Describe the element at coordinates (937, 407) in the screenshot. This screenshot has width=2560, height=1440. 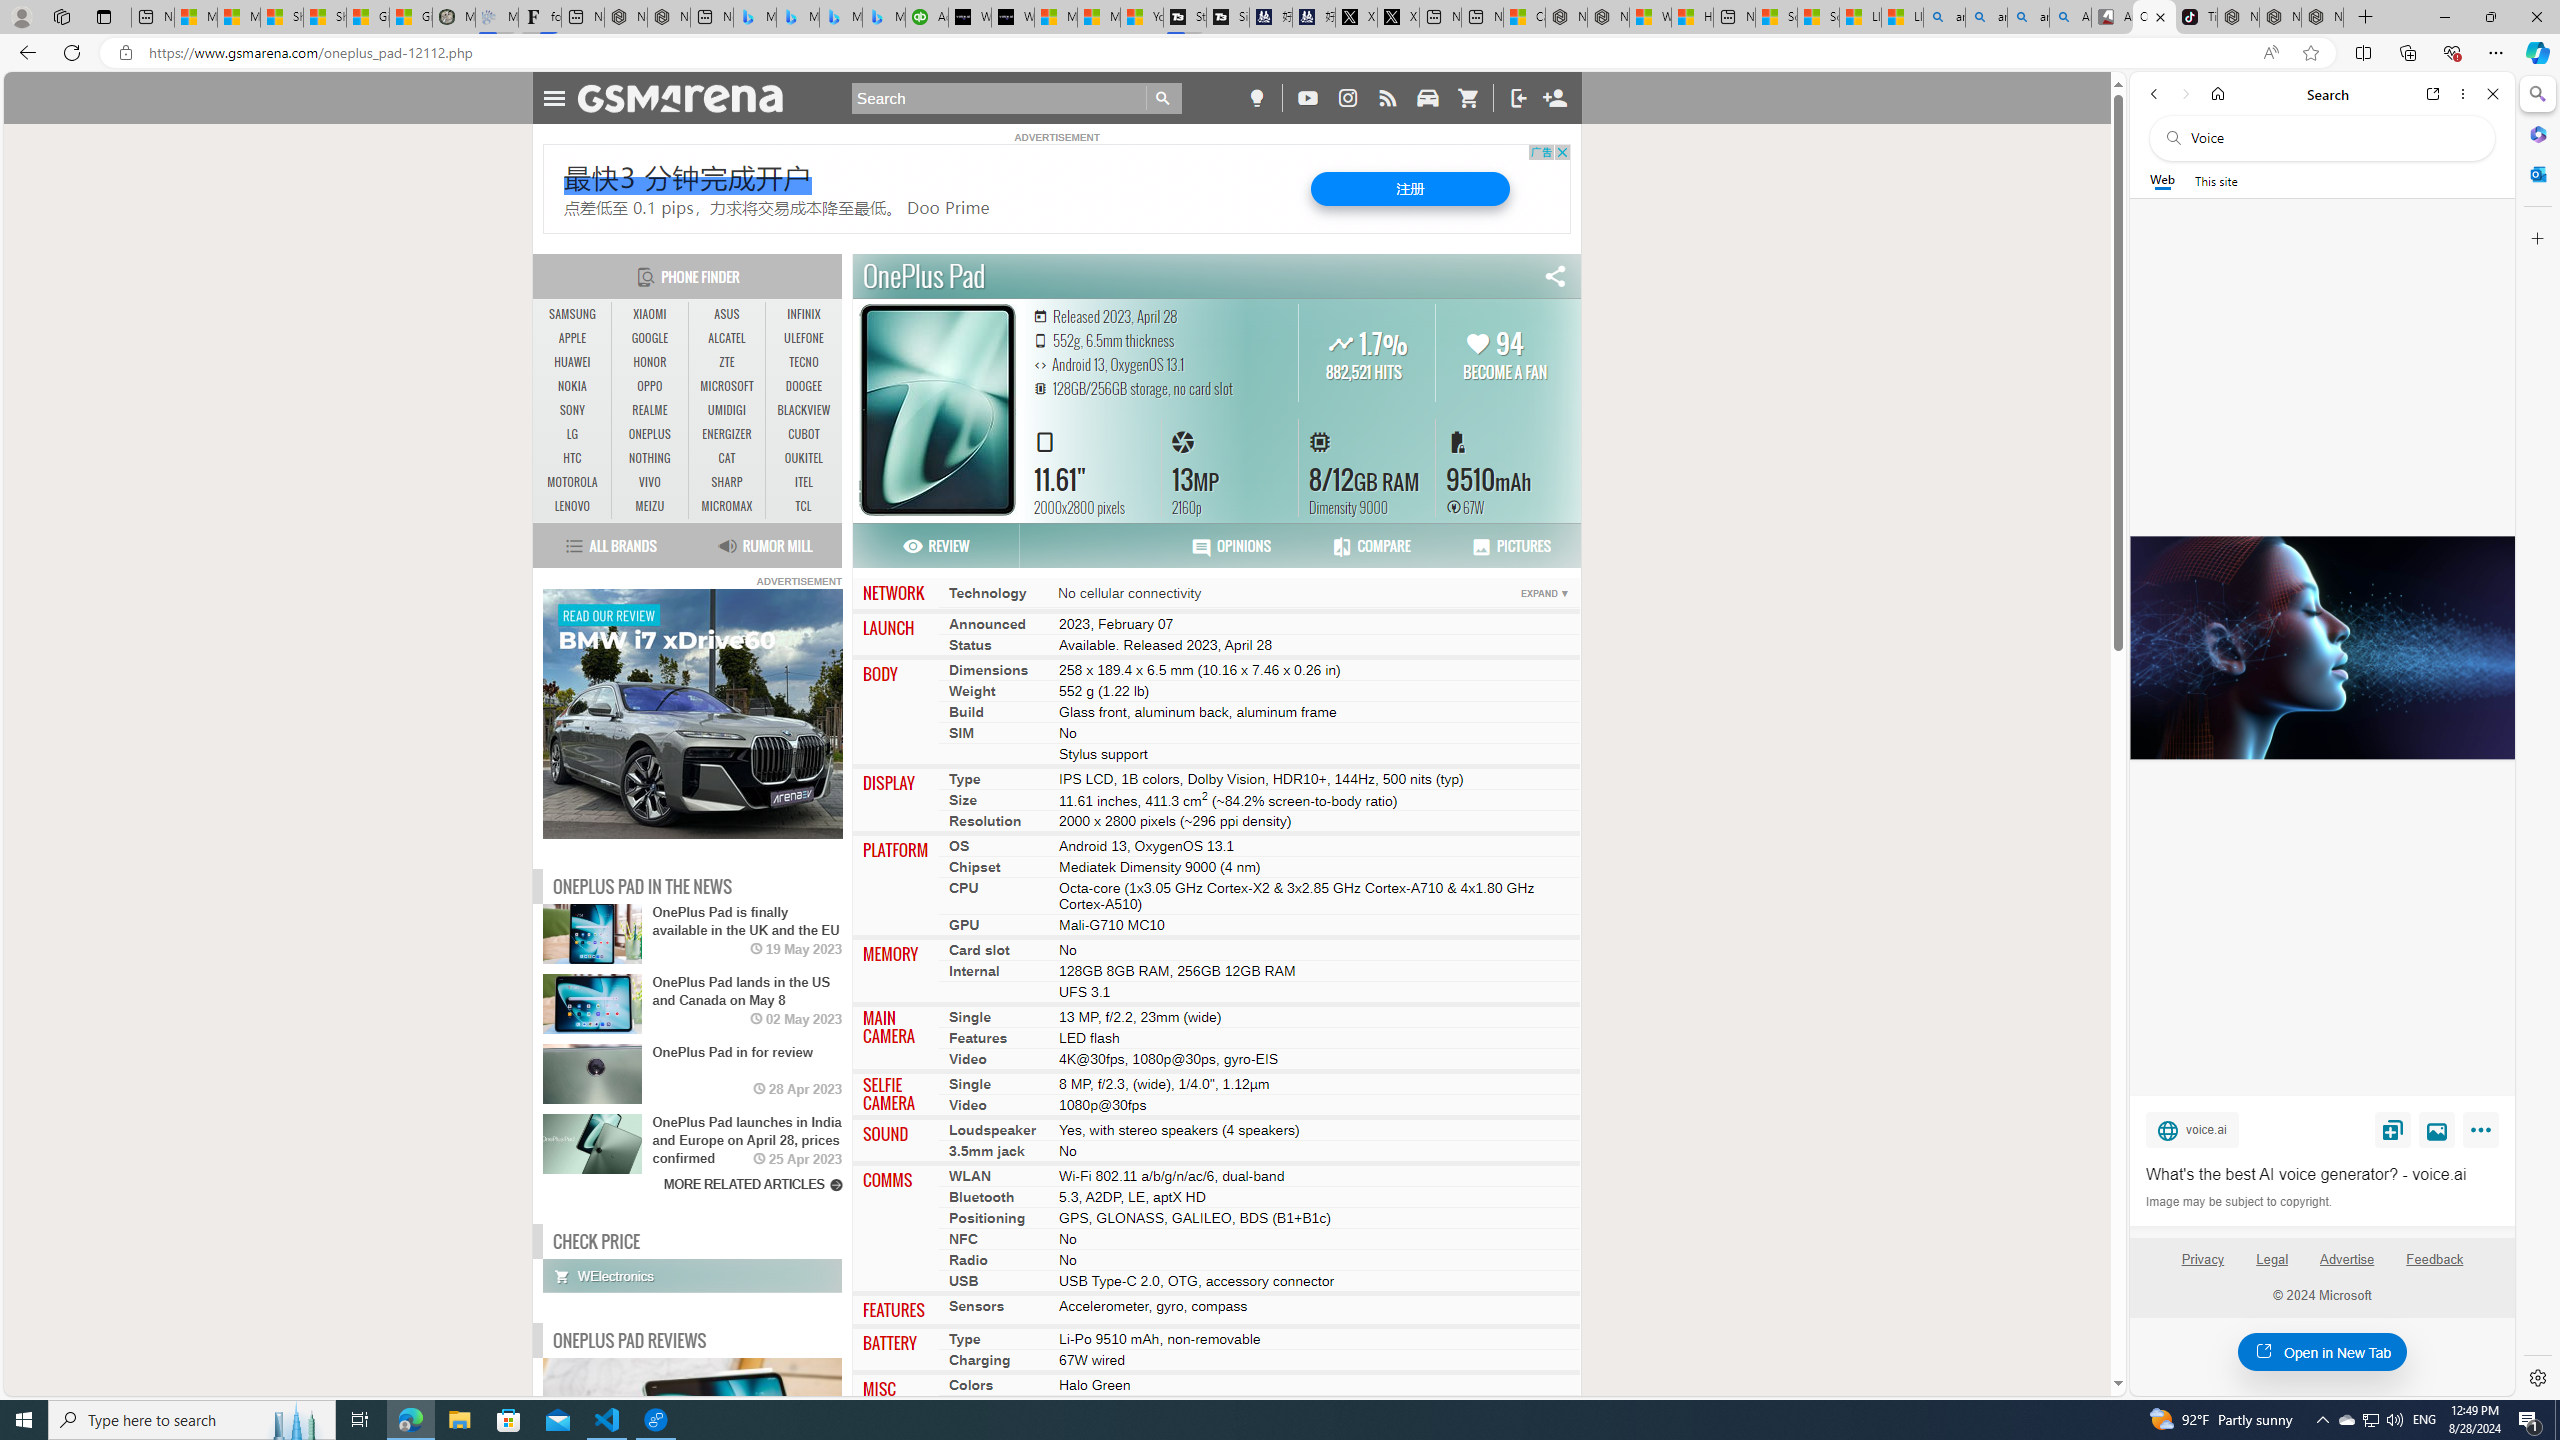
I see `'OnePlus Pad MORE PICTURES'` at that location.